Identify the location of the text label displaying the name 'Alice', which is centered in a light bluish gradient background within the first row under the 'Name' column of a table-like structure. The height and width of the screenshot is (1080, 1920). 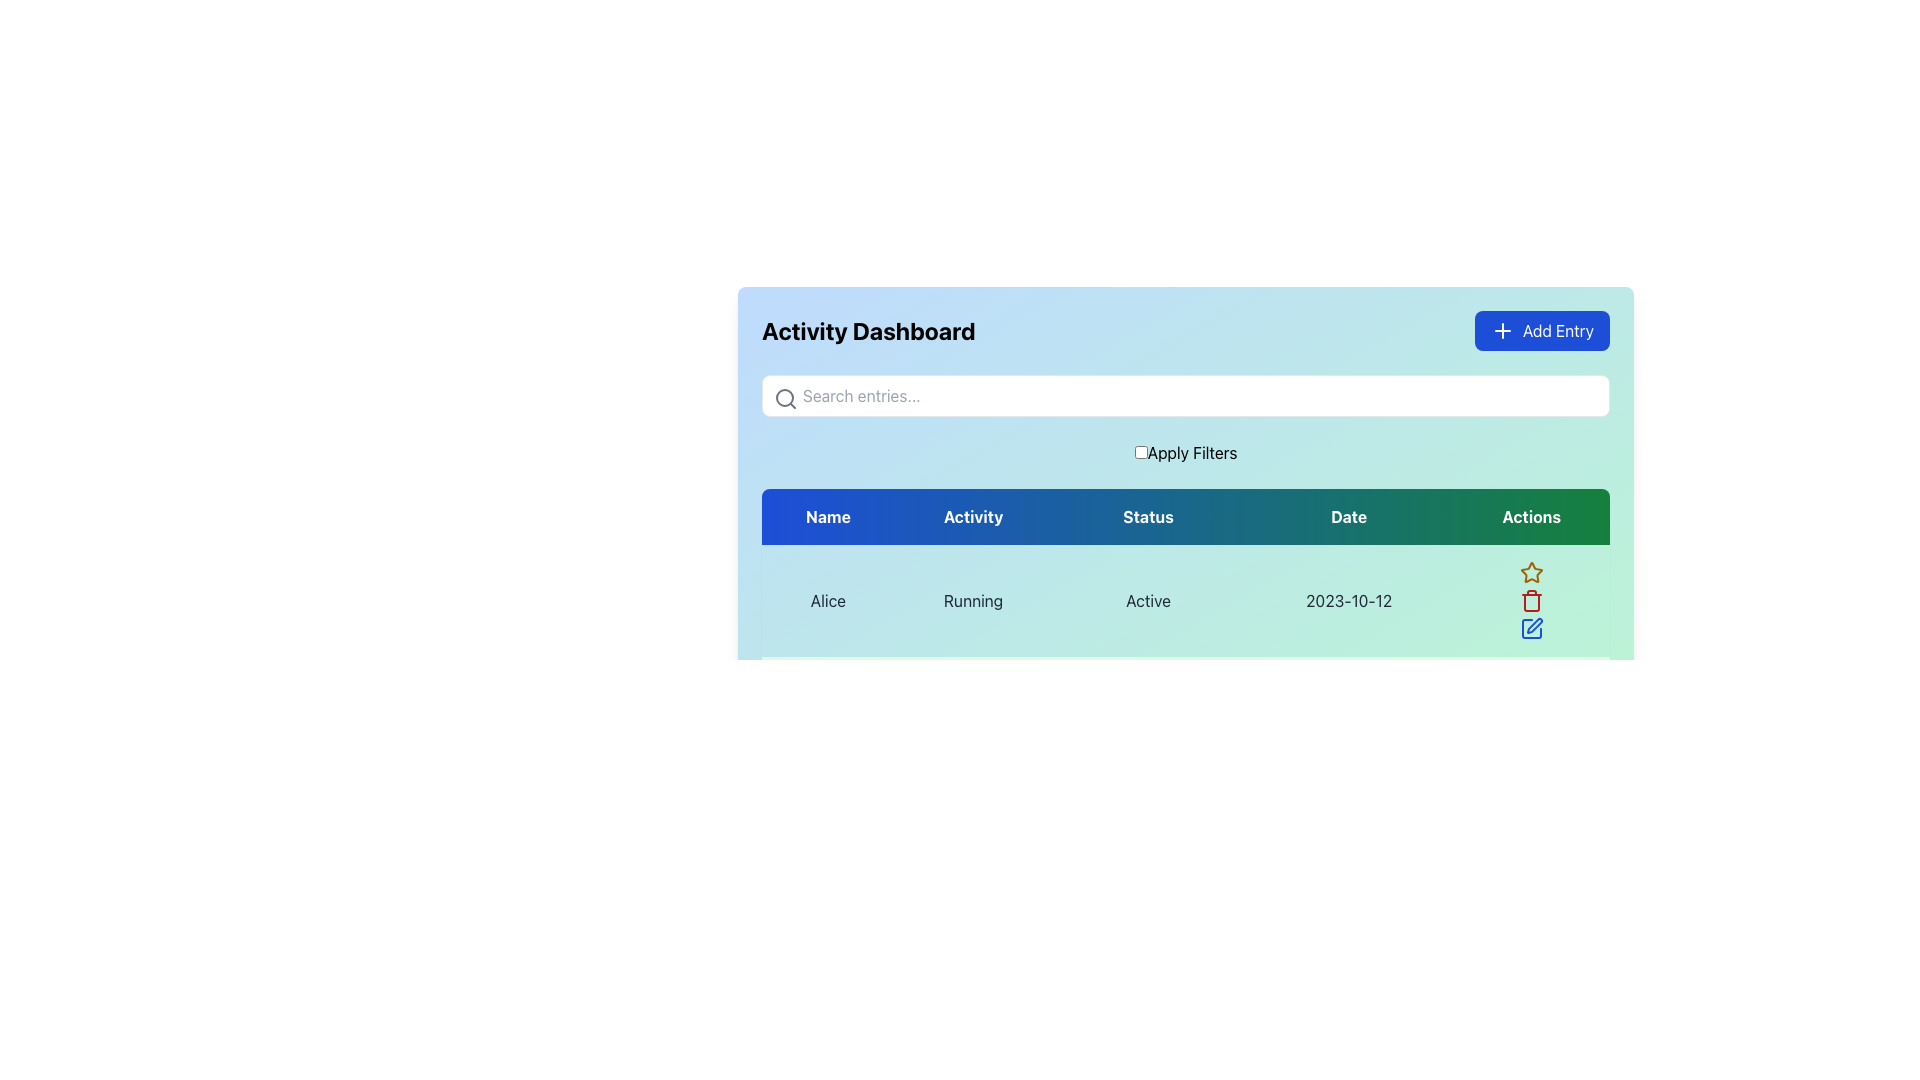
(828, 600).